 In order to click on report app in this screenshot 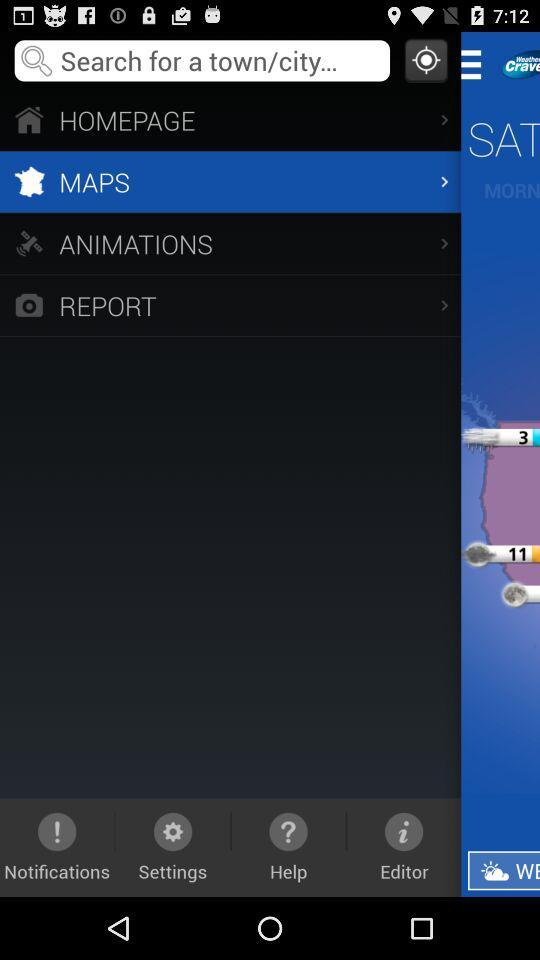, I will do `click(229, 305)`.